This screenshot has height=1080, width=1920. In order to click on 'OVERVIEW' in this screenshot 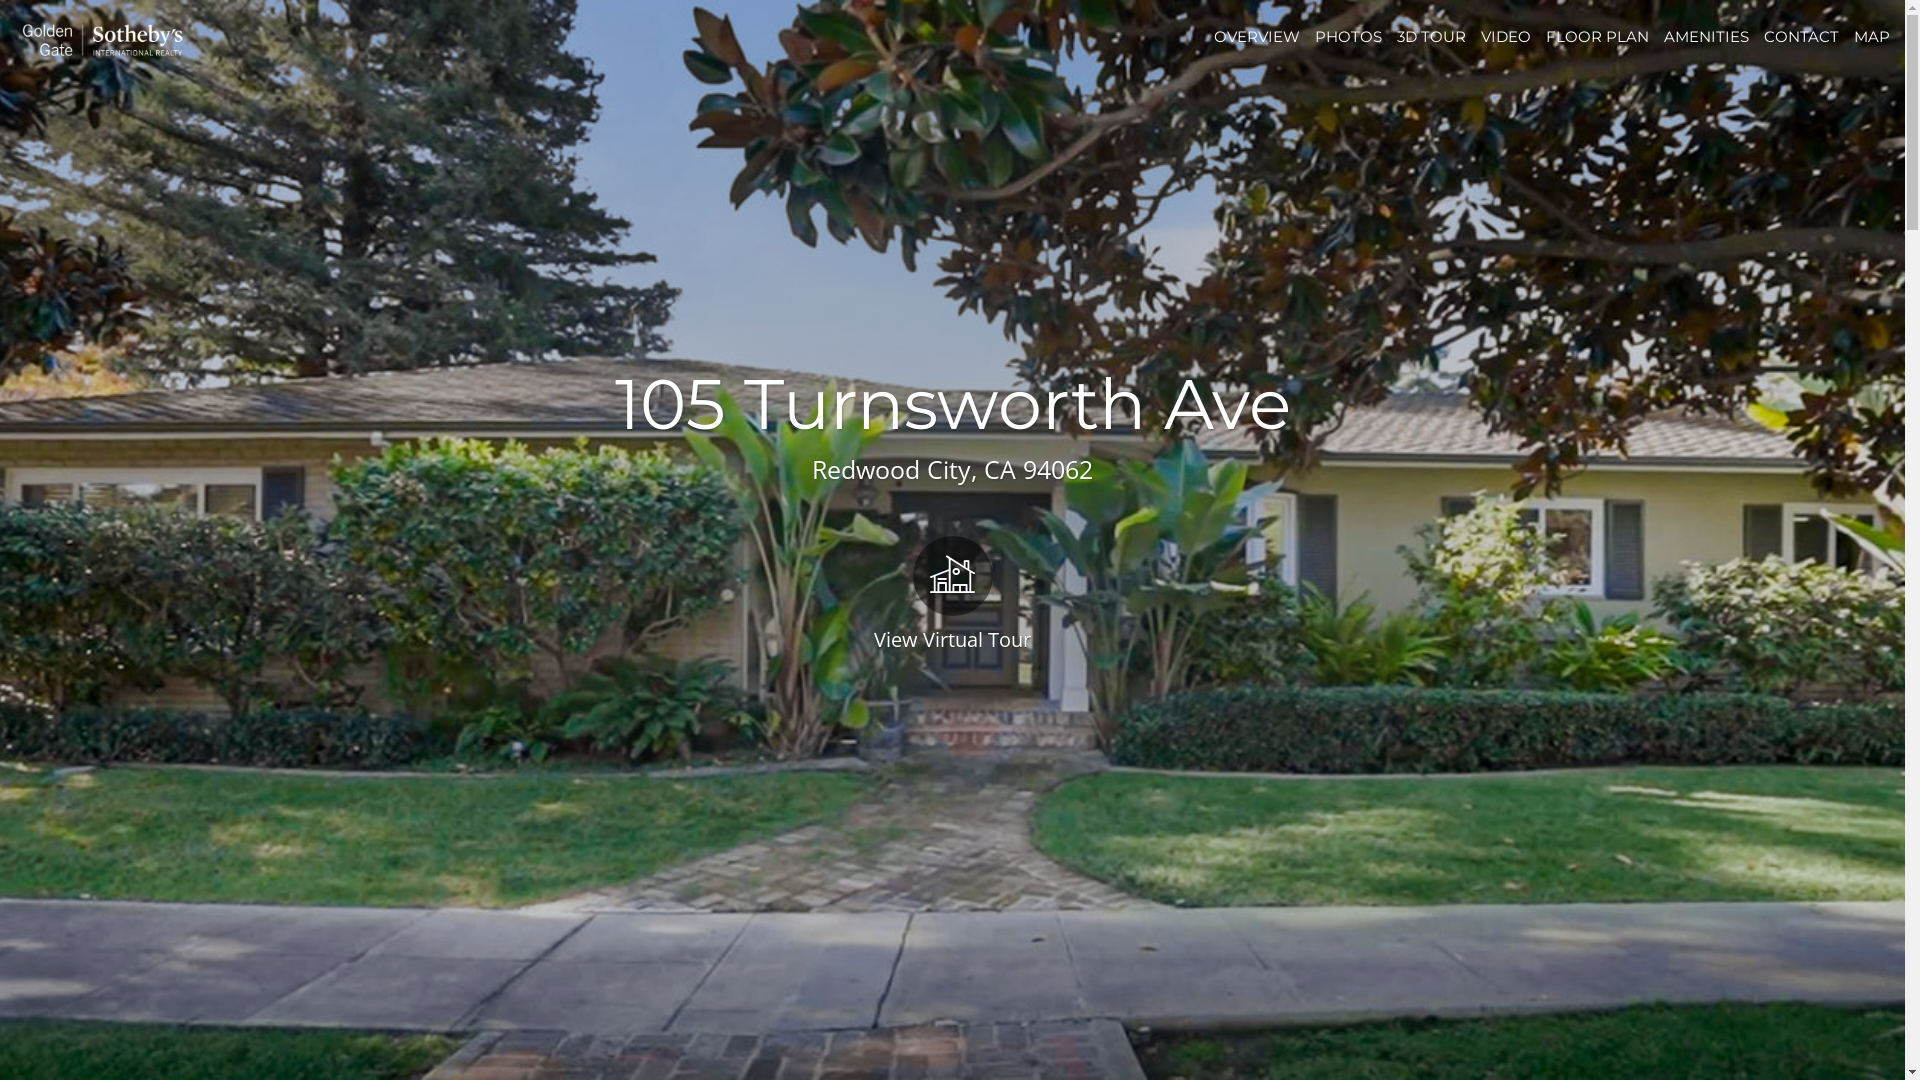, I will do `click(1256, 36)`.